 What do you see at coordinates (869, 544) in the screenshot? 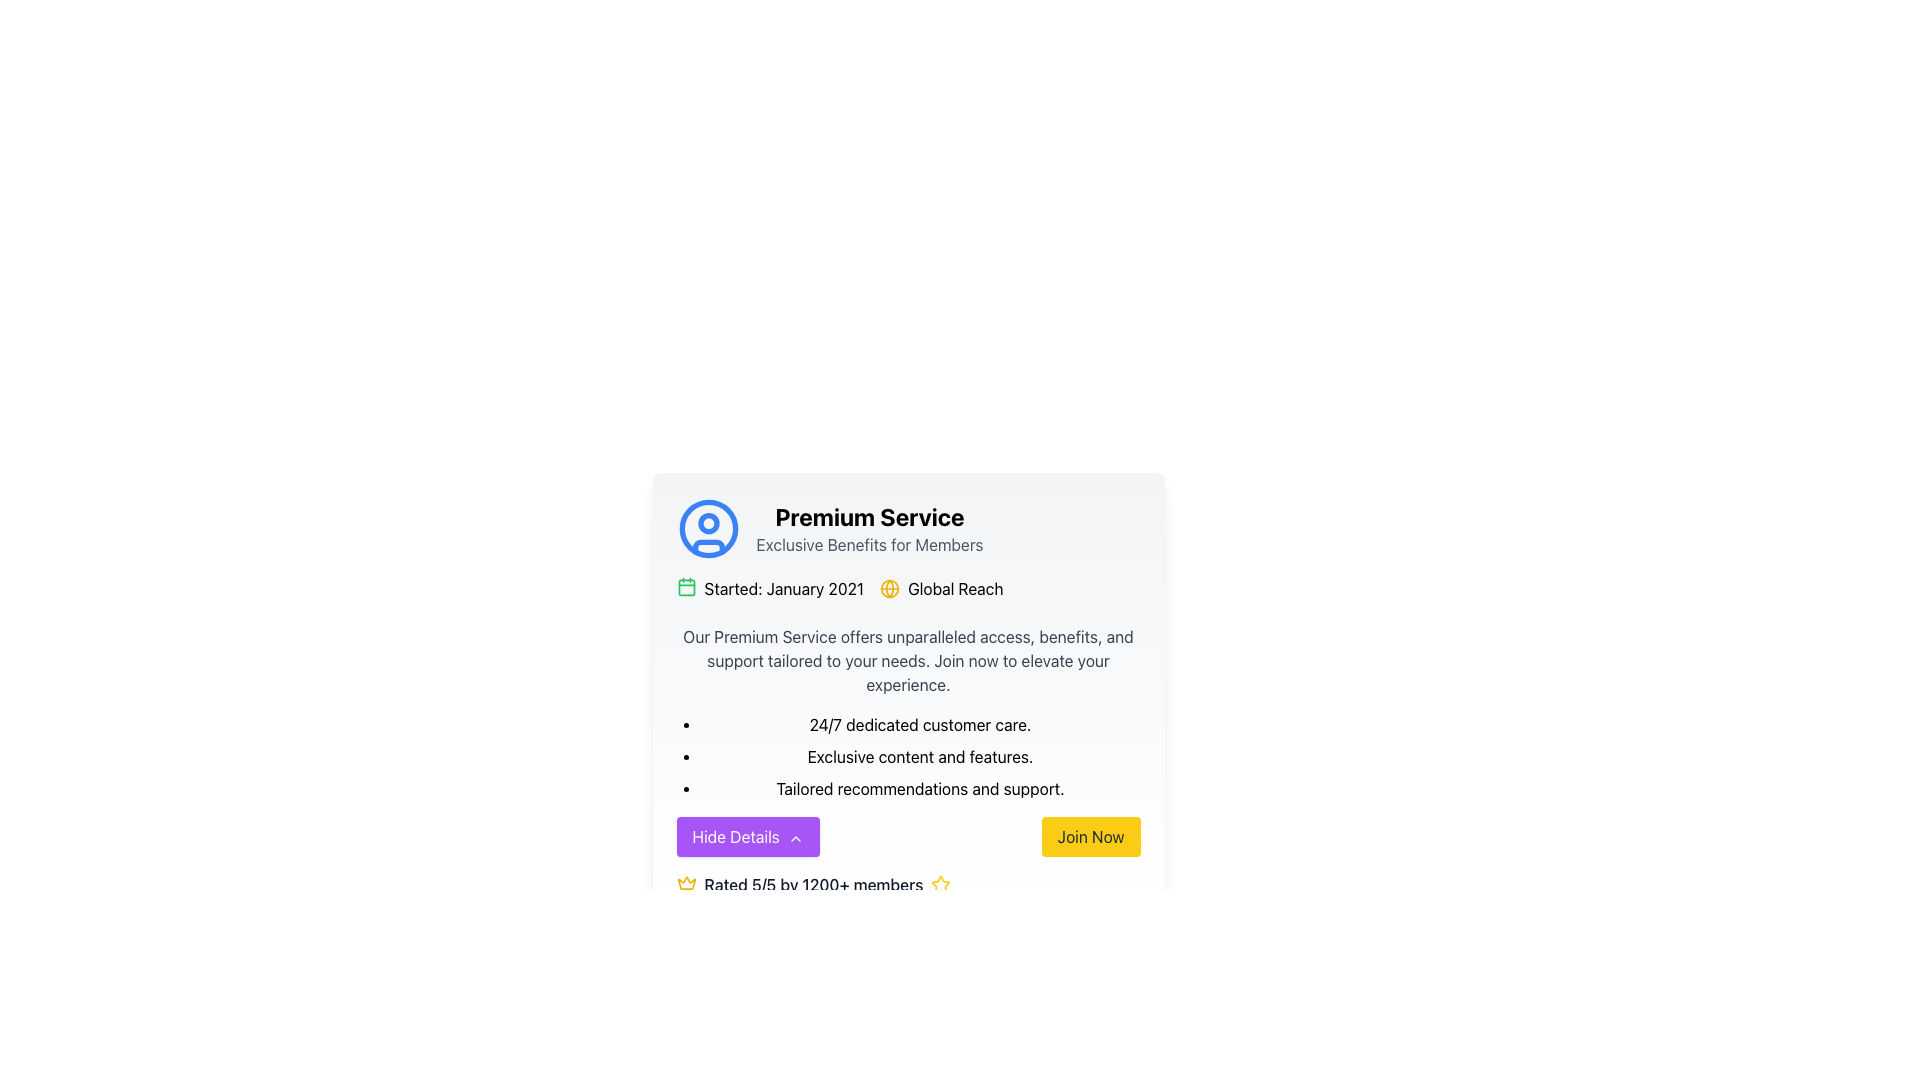
I see `the text display element that shows 'Exclusive Benefits for Members', which is styled in gray and located below the title 'Premium Service' on the card layout` at bounding box center [869, 544].